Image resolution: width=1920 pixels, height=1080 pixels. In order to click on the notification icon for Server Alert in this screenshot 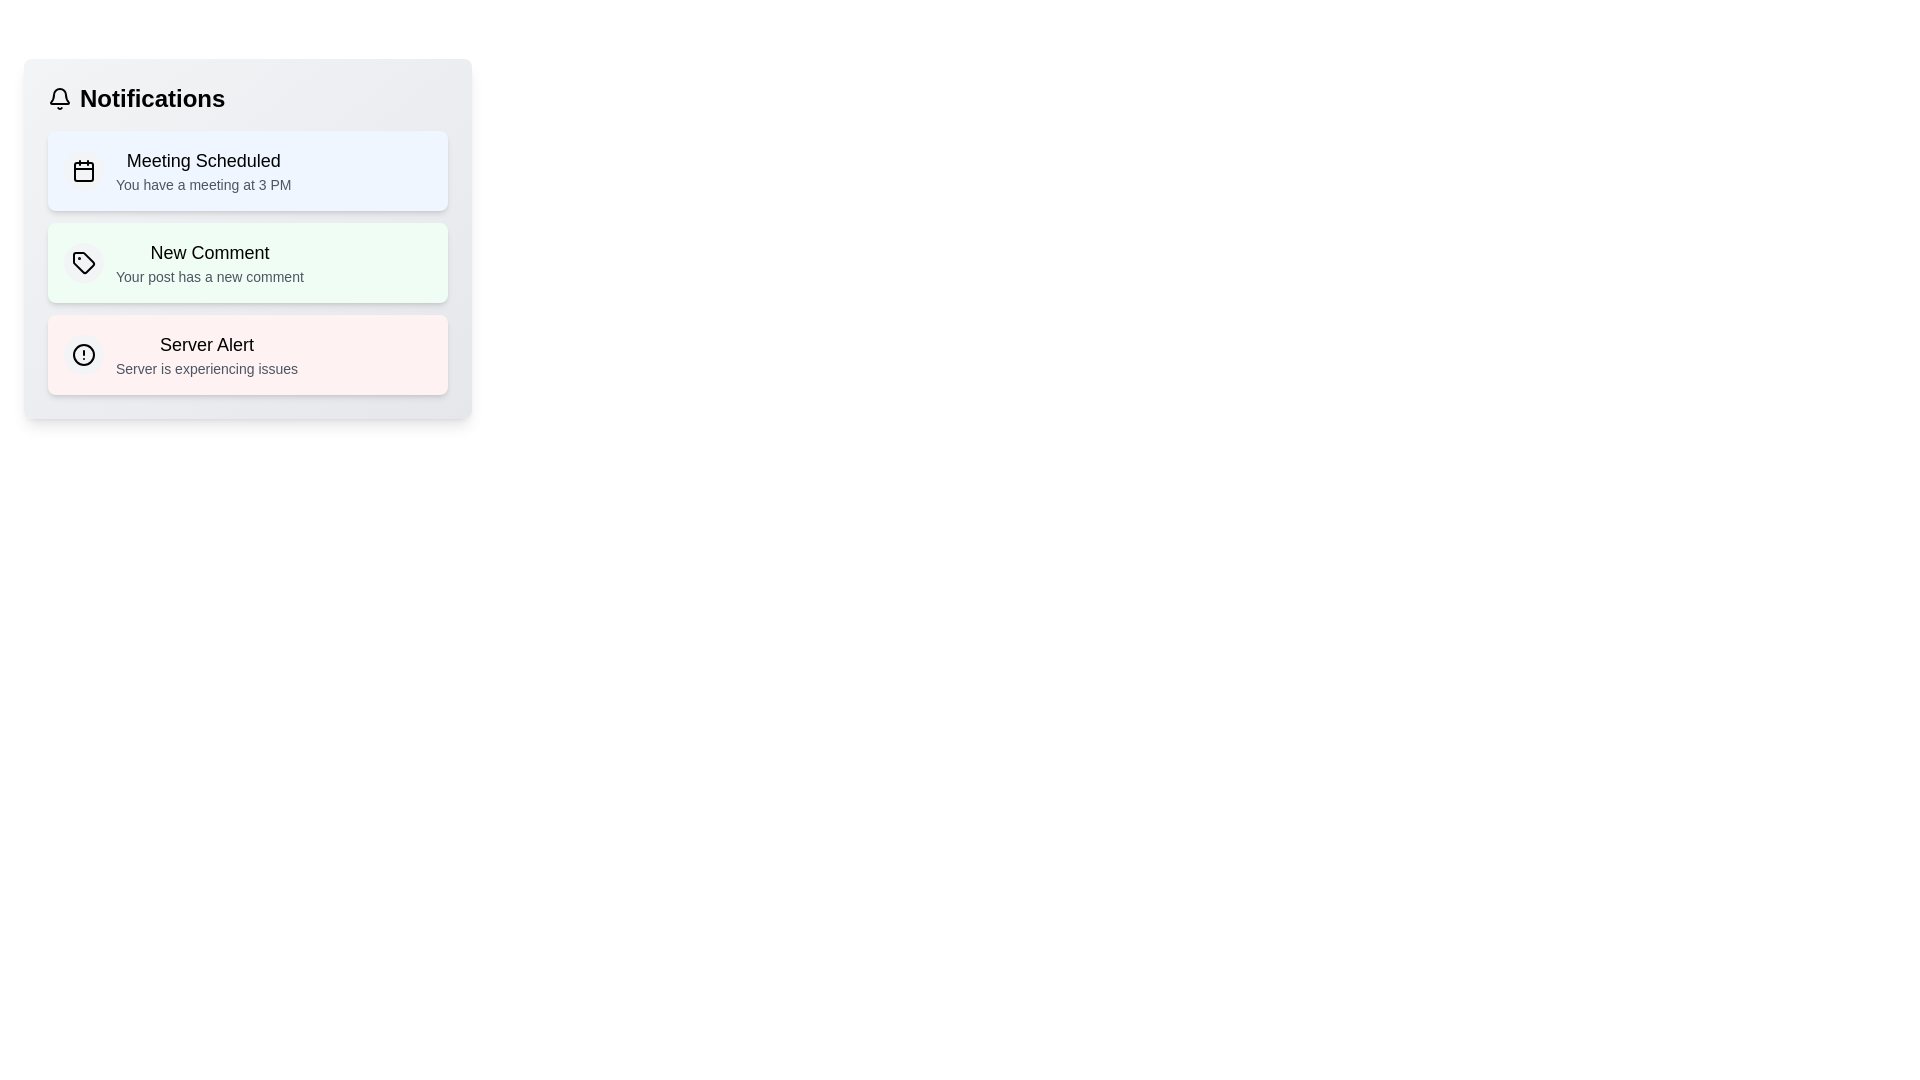, I will do `click(82, 353)`.